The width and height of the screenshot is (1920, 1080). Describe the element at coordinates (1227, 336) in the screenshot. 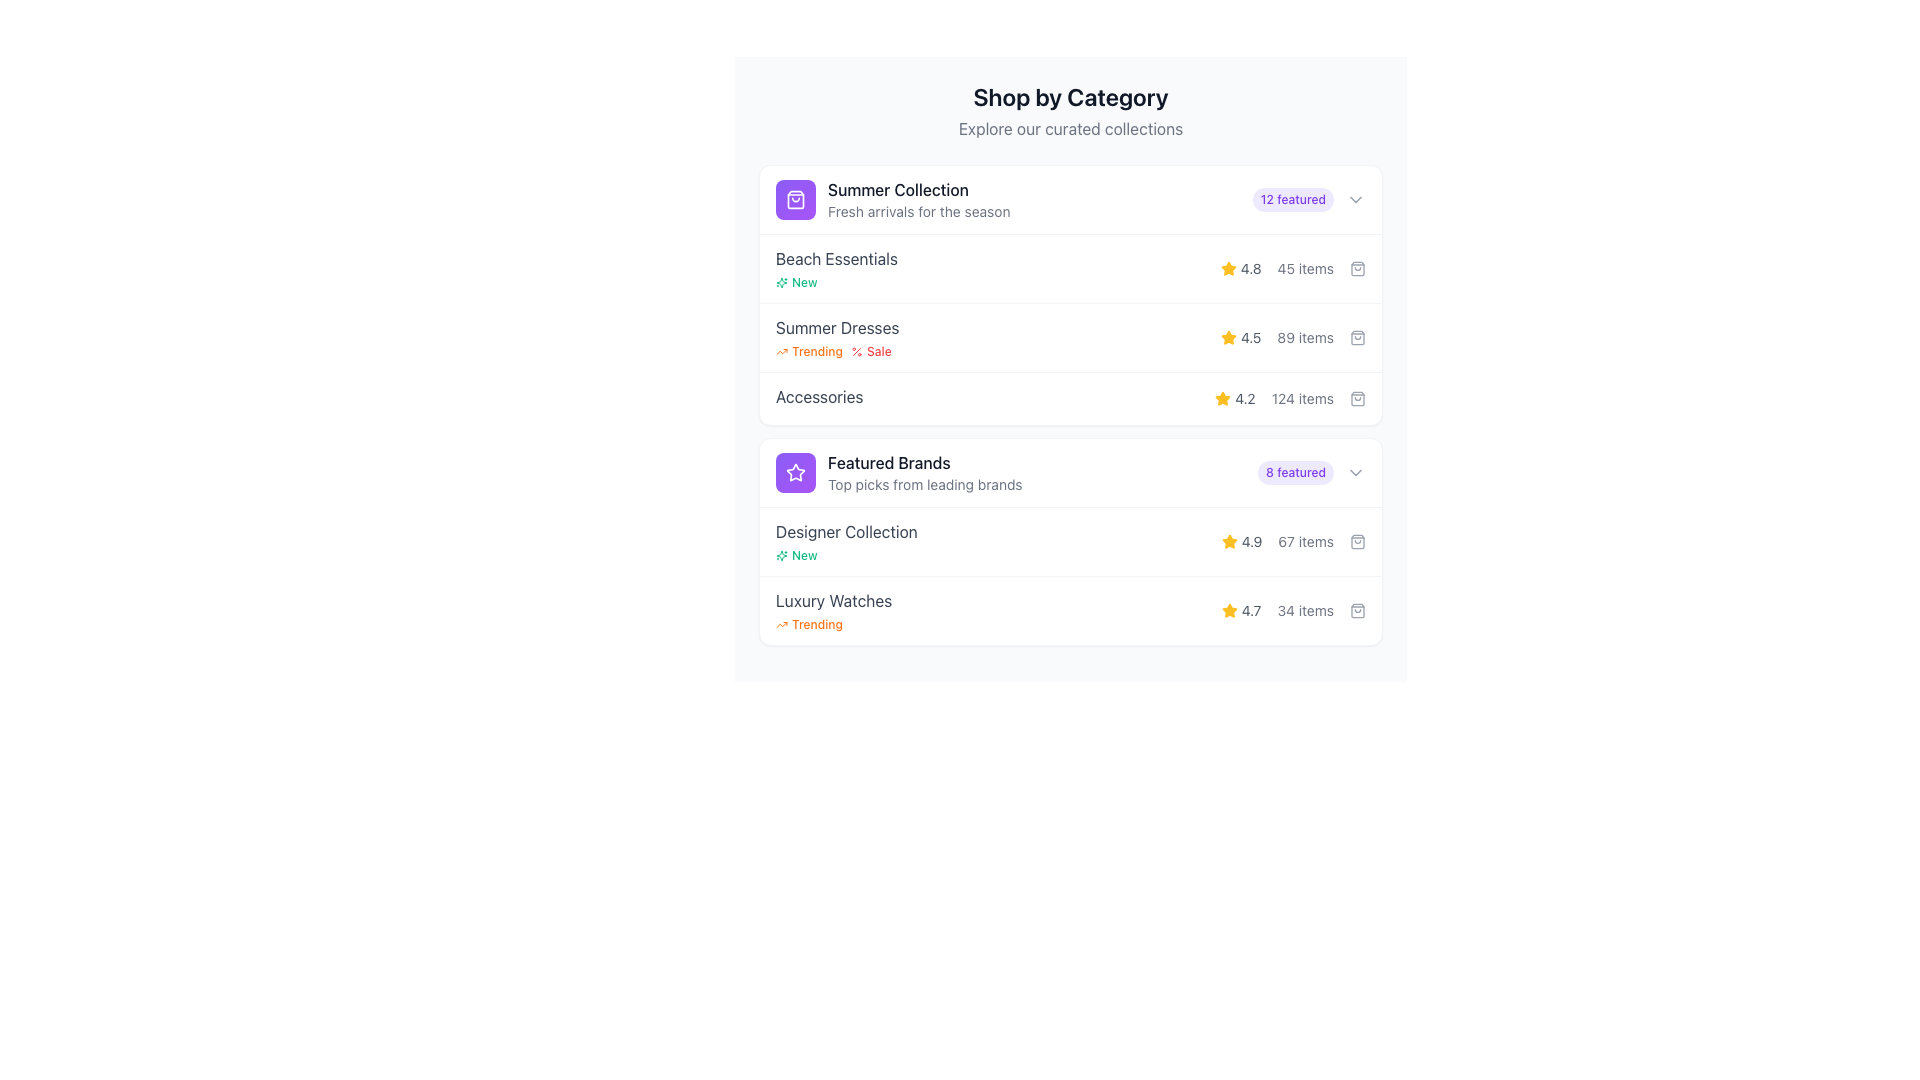

I see `the amber star icon indicating the rating for the 'Summer Dresses' category, located to the right of the category label and left of the number '4.5'` at that location.